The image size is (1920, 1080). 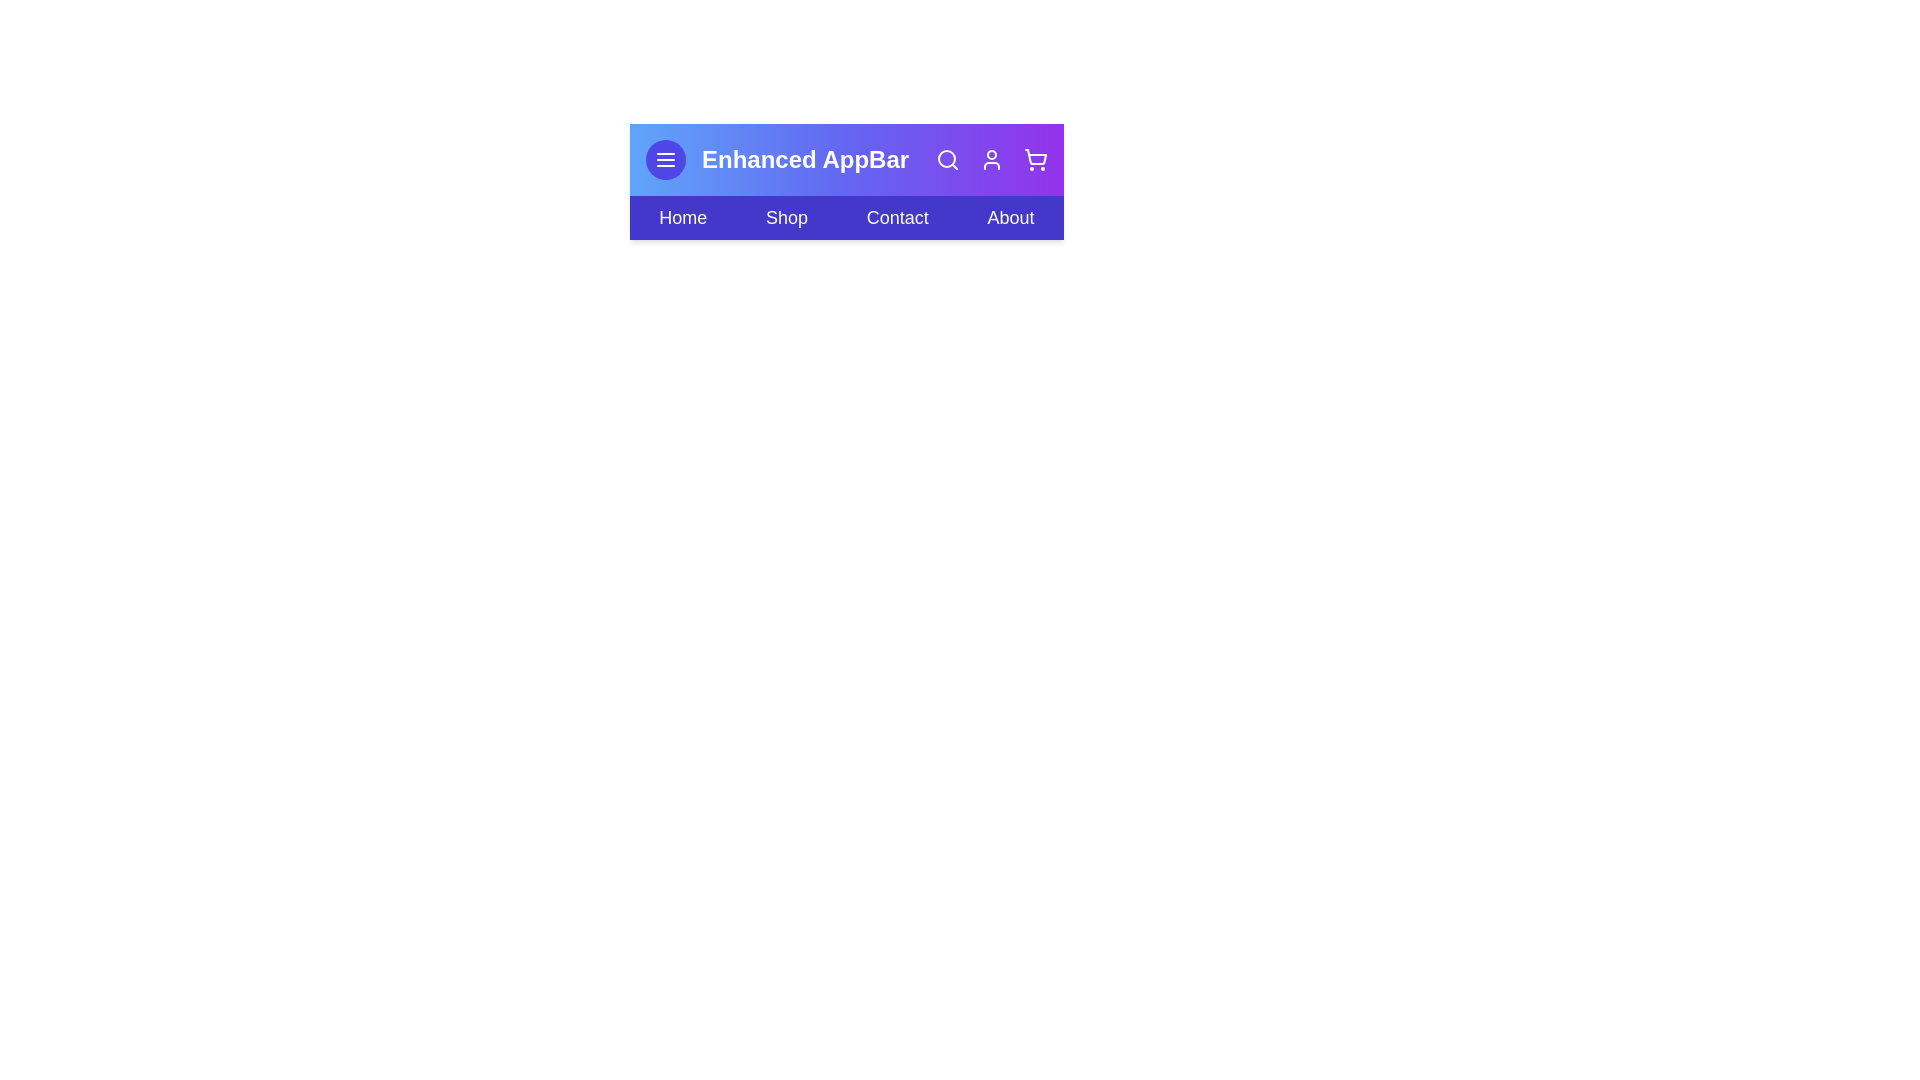 What do you see at coordinates (992, 158) in the screenshot?
I see `the user icon to access user-related actions` at bounding box center [992, 158].